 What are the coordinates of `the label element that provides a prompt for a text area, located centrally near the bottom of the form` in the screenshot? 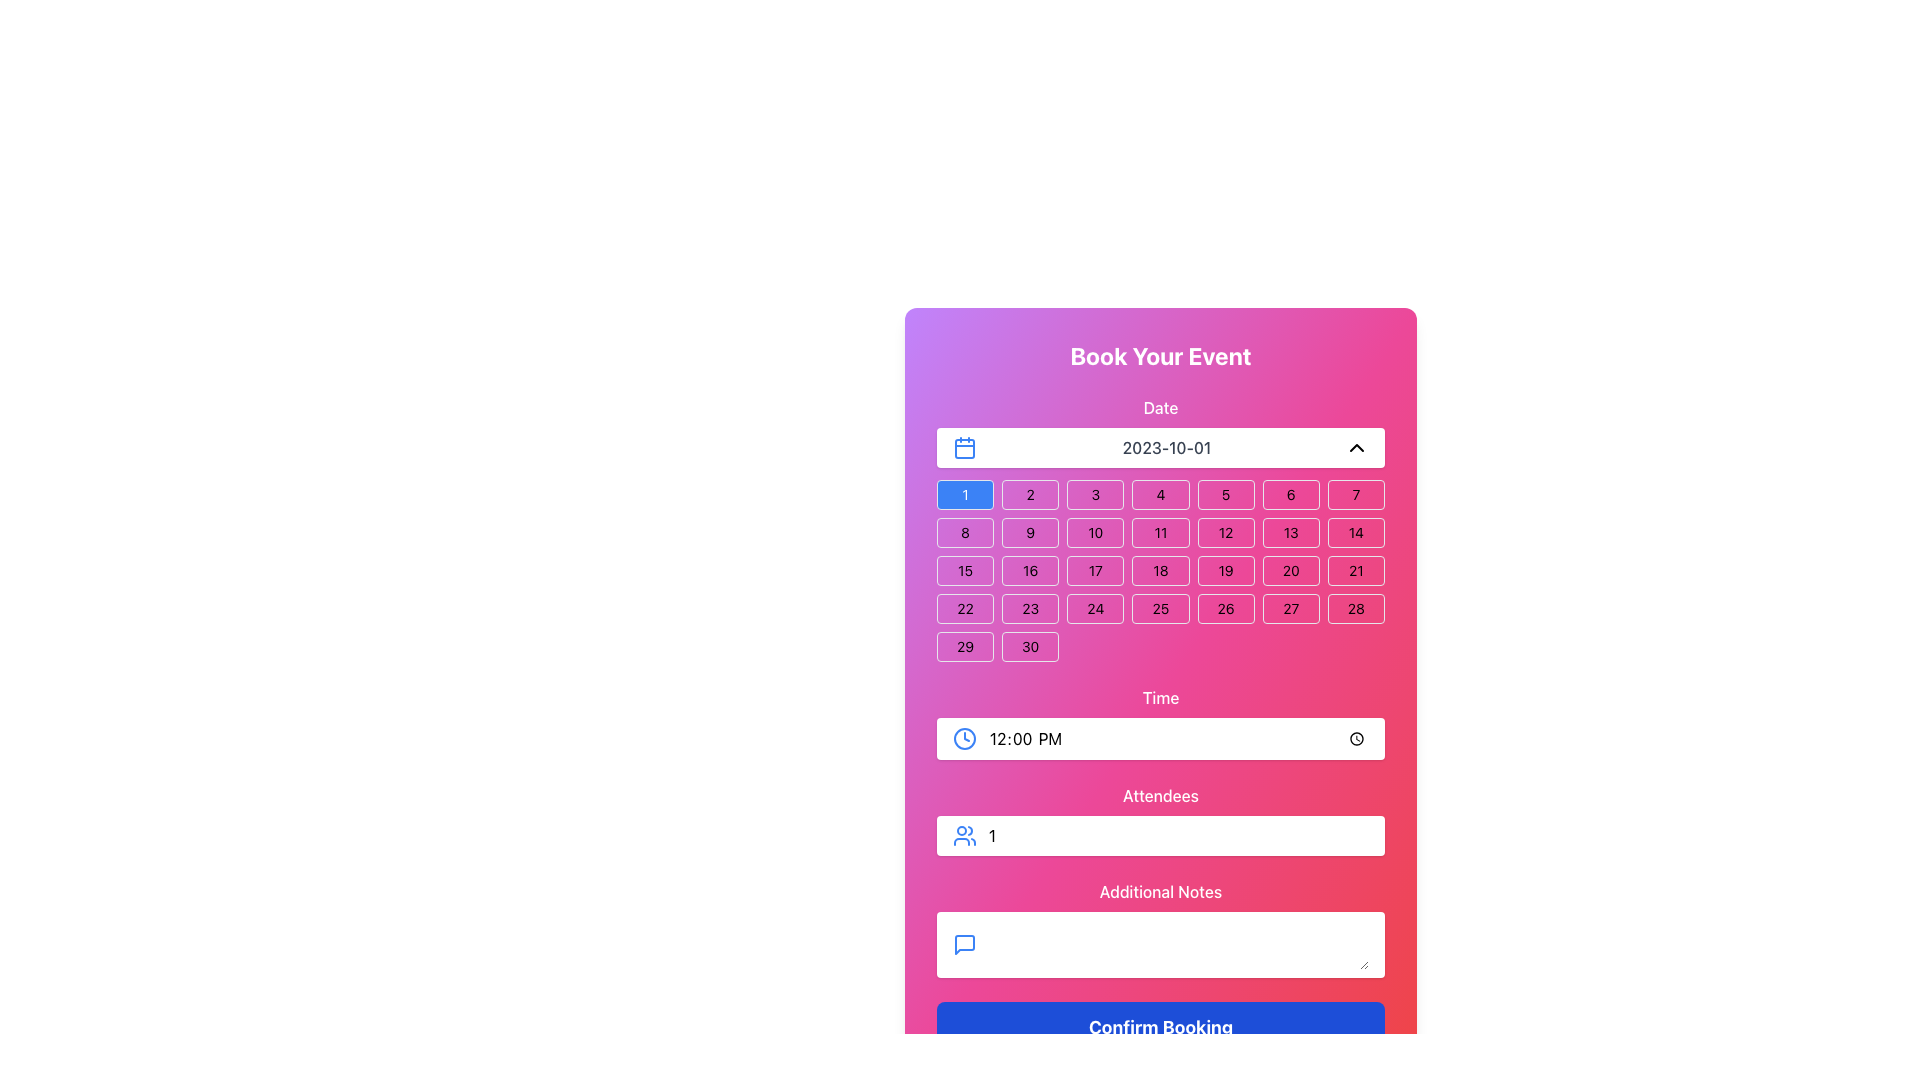 It's located at (1161, 890).